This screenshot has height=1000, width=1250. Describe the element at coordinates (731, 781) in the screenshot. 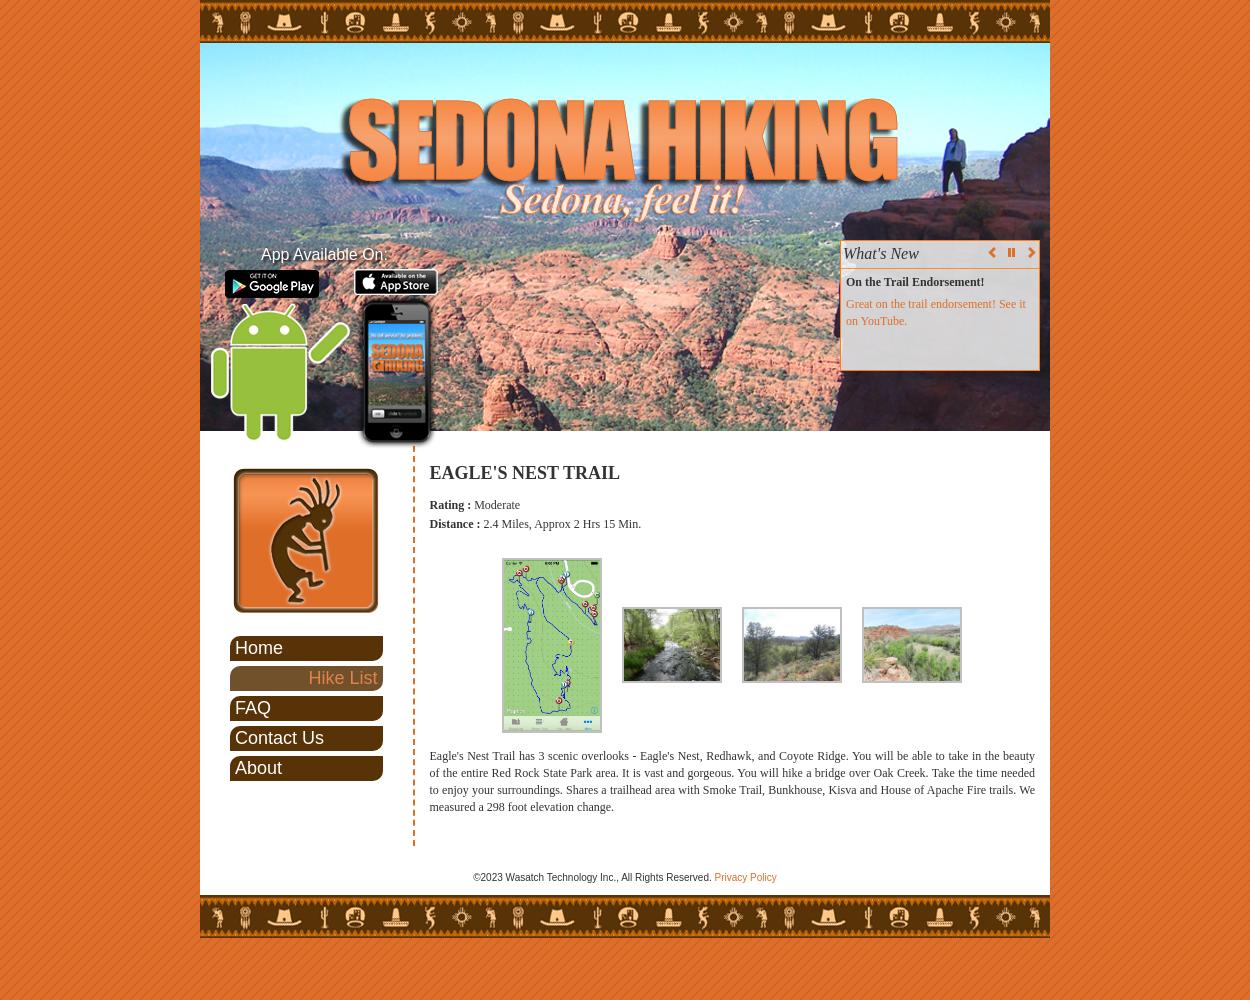

I see `'Eagle's Nest Trail has 3 scenic overlooks - Eagle's Nest, Redhawk, and Coyote Ridge. You will be able to take in the beauty of the entire Red Rock State Park area. It is vast and gorgeous. You will hike a bridge over Oak Creek. Take the time needed to enjoy your surroundings. Shares a trailhead area with Smoke Trail, Bunkhouse, Kisva and House of Apache Fire trails. We measured a 298 foot elevation change.'` at that location.